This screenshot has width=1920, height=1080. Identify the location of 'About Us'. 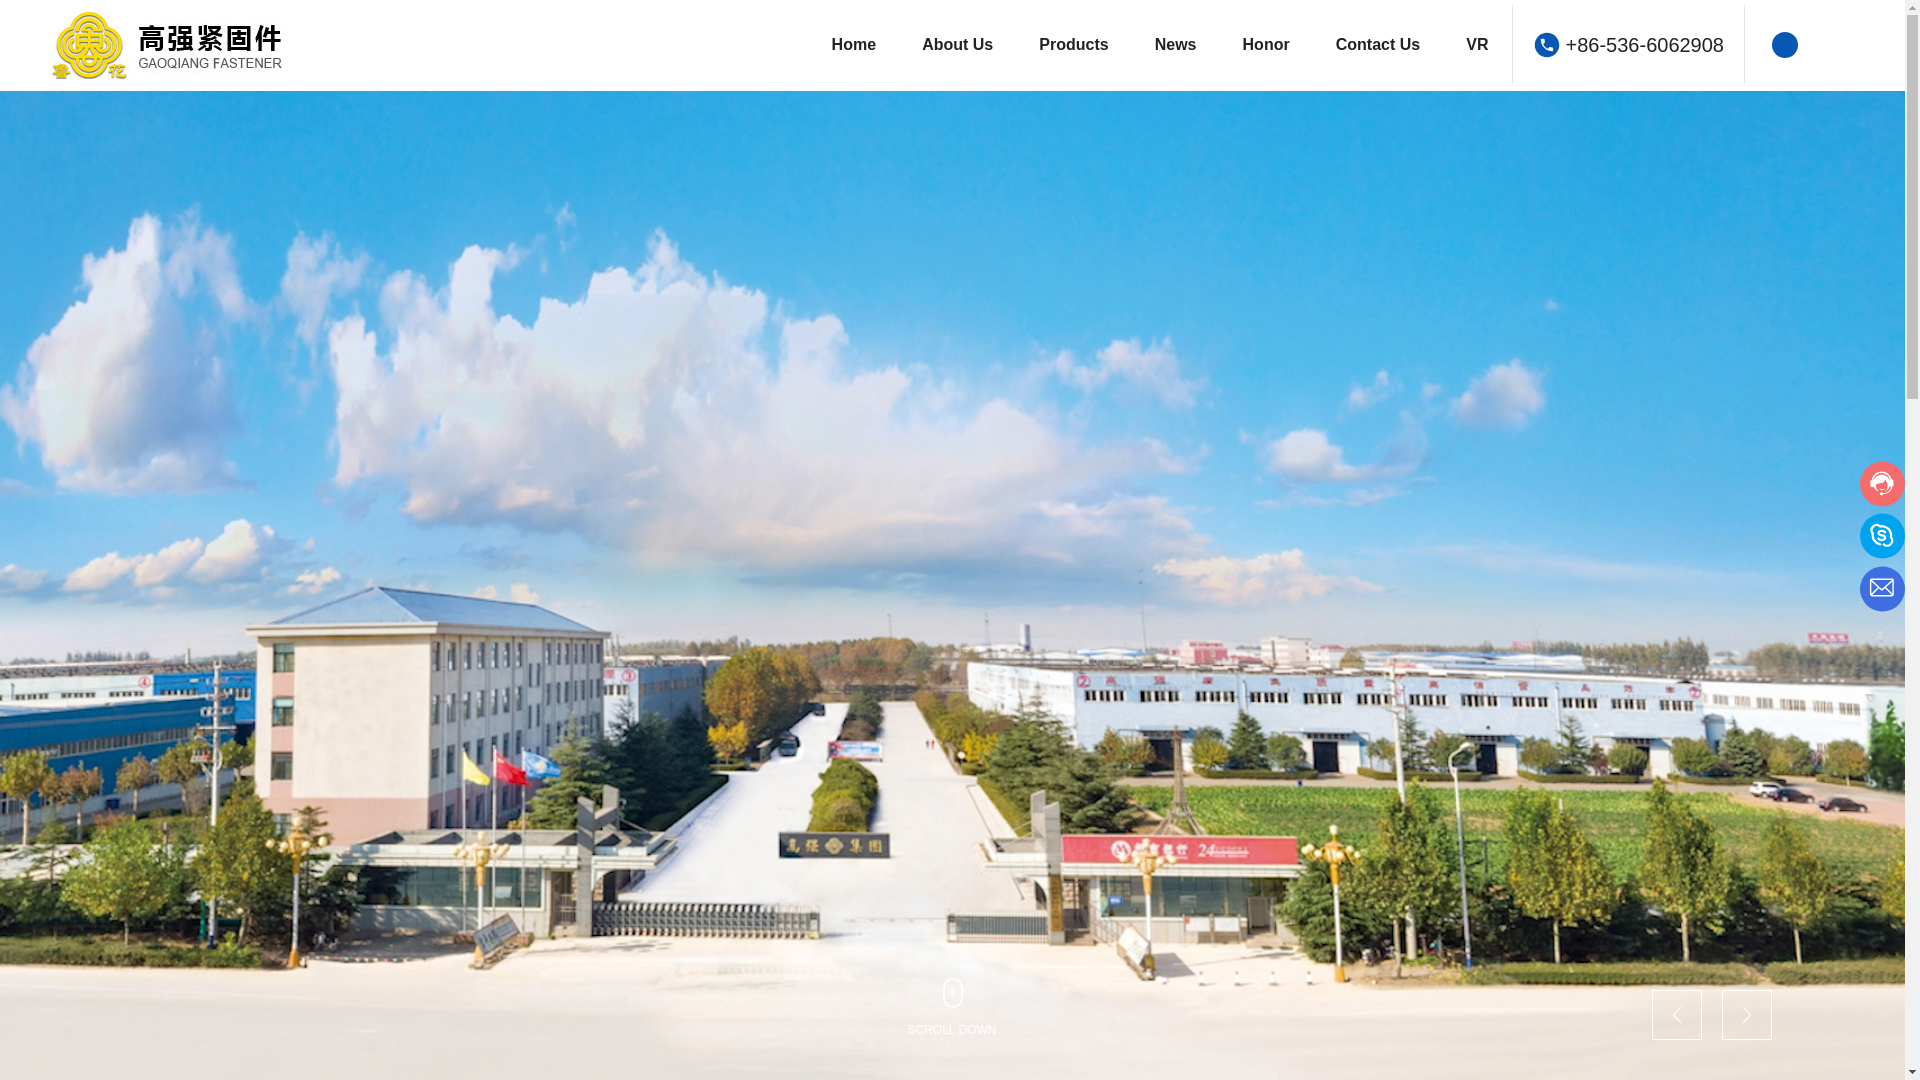
(956, 45).